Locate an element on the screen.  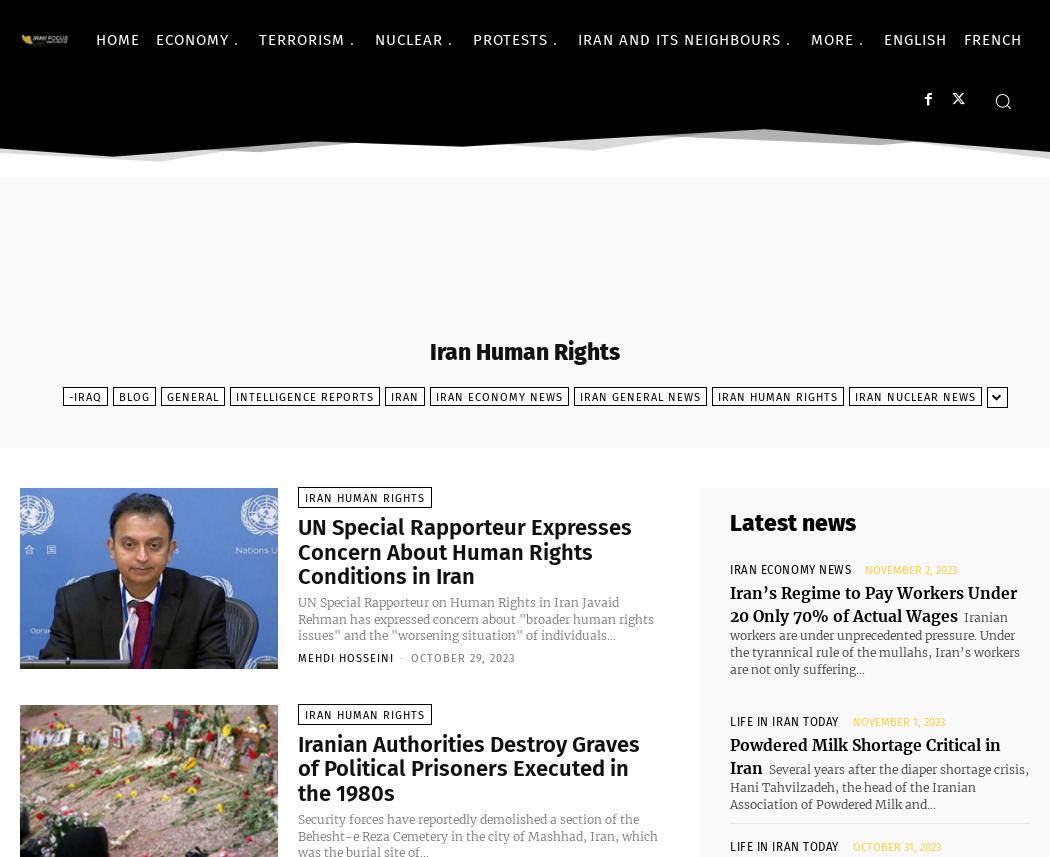
'Iranian workers are under unprecedented pressure. Under the tyrannical rule of the mullahs, Iran’s workers are not only suffering...' is located at coordinates (873, 635).